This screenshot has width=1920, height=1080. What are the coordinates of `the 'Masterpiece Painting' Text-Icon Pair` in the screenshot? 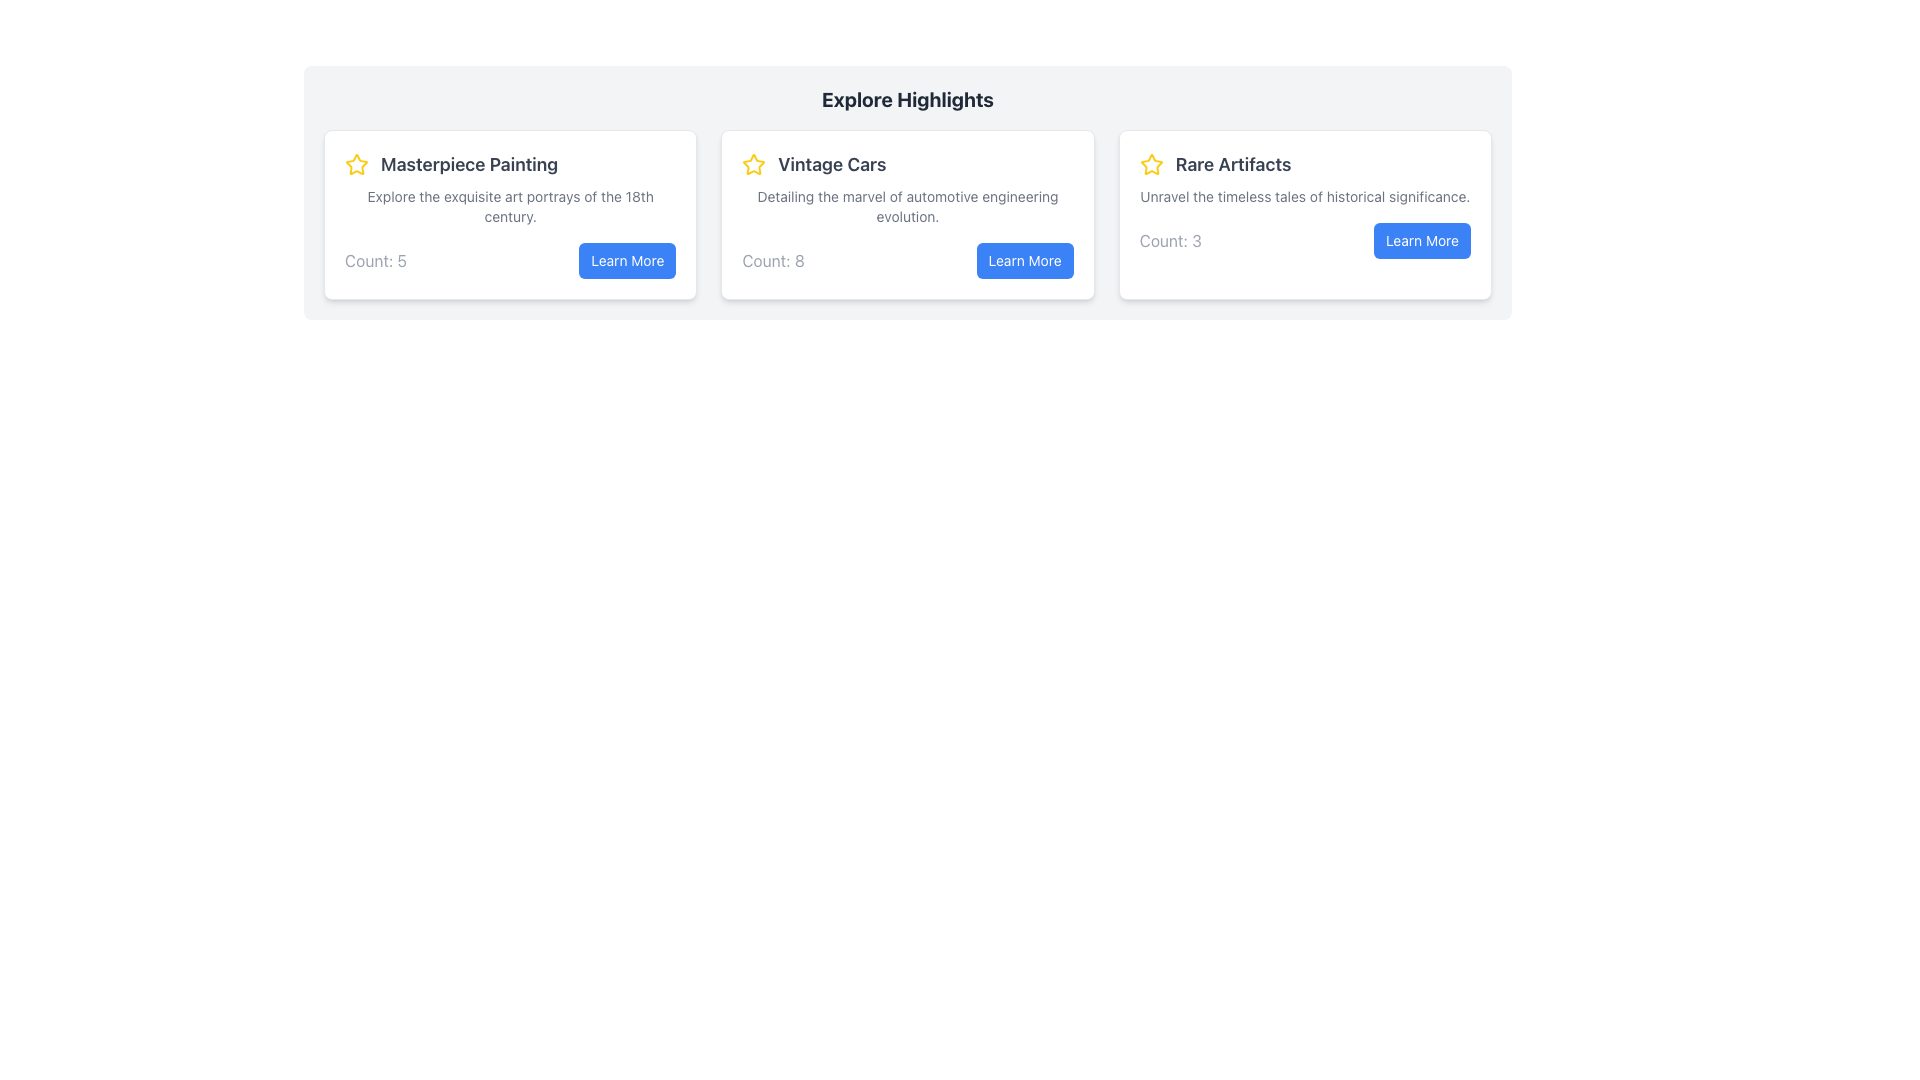 It's located at (510, 164).